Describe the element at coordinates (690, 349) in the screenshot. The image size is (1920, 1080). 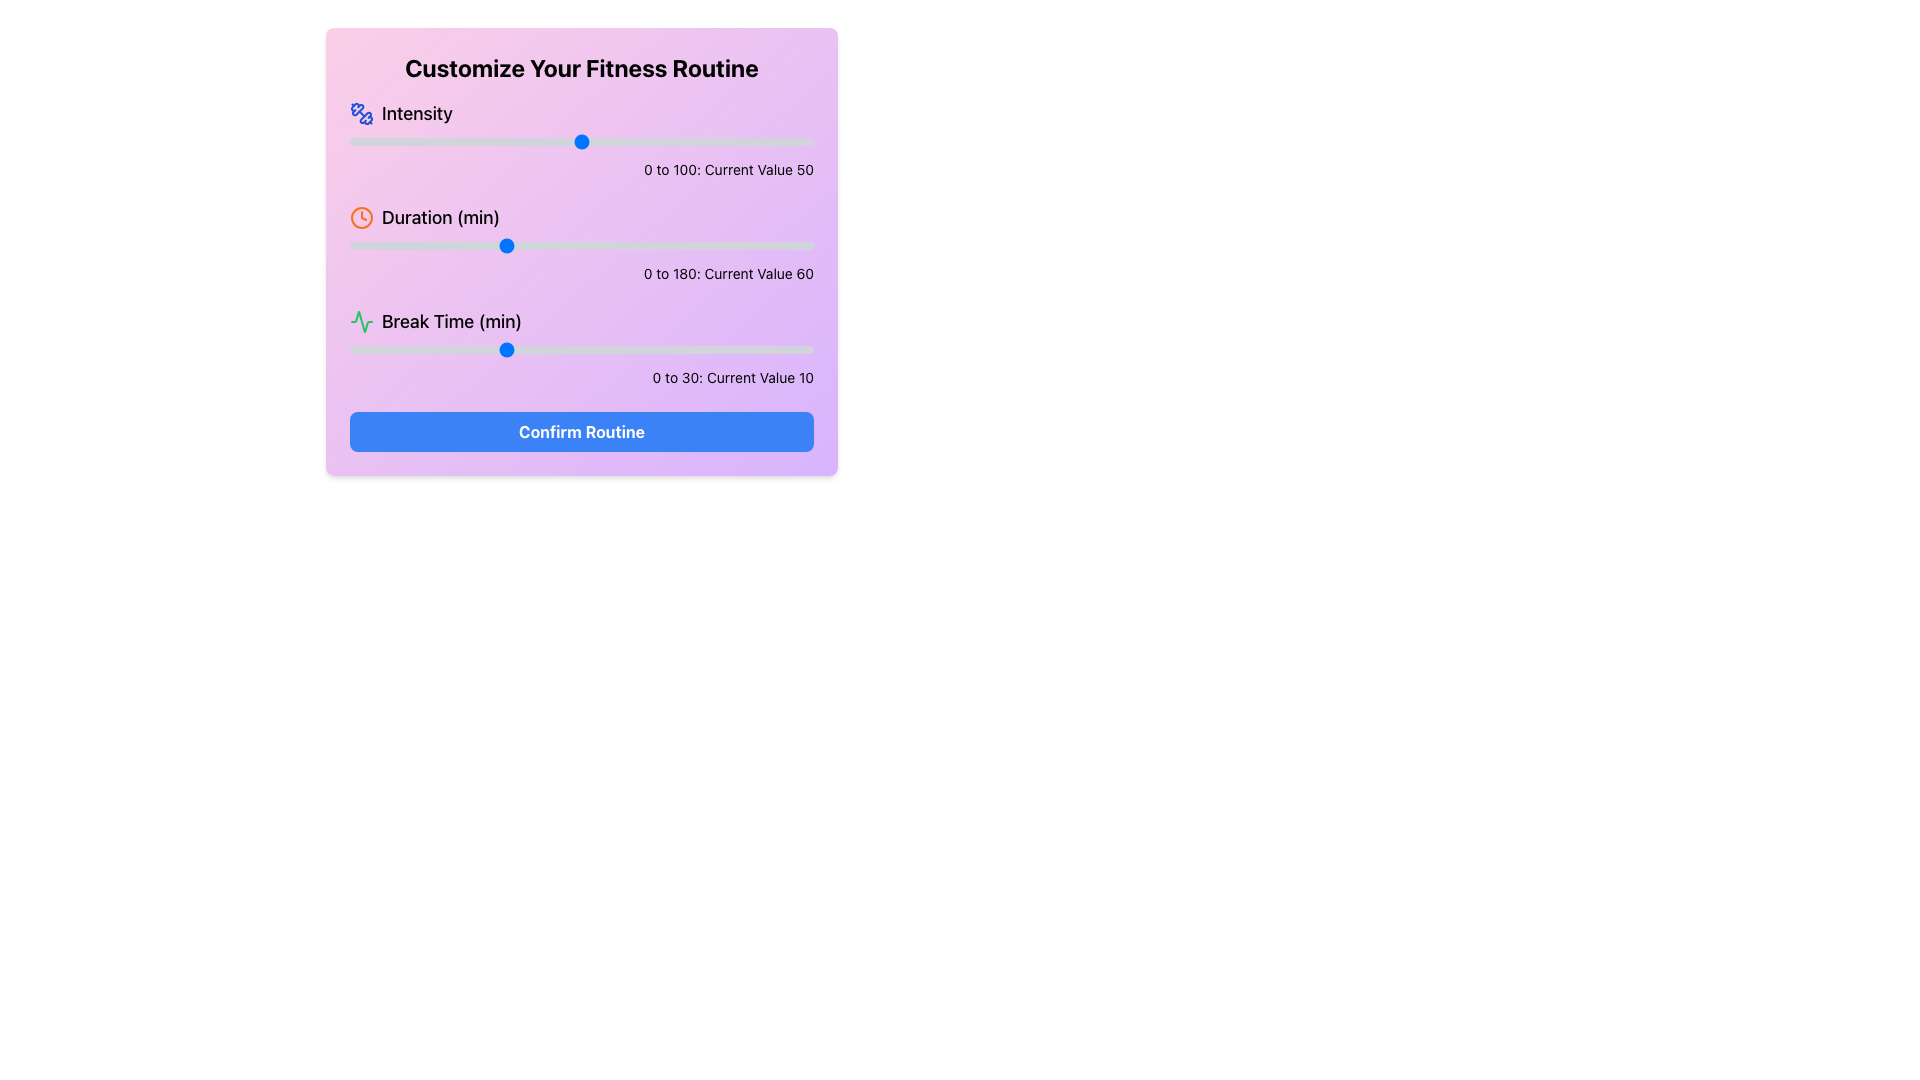
I see `the break time` at that location.